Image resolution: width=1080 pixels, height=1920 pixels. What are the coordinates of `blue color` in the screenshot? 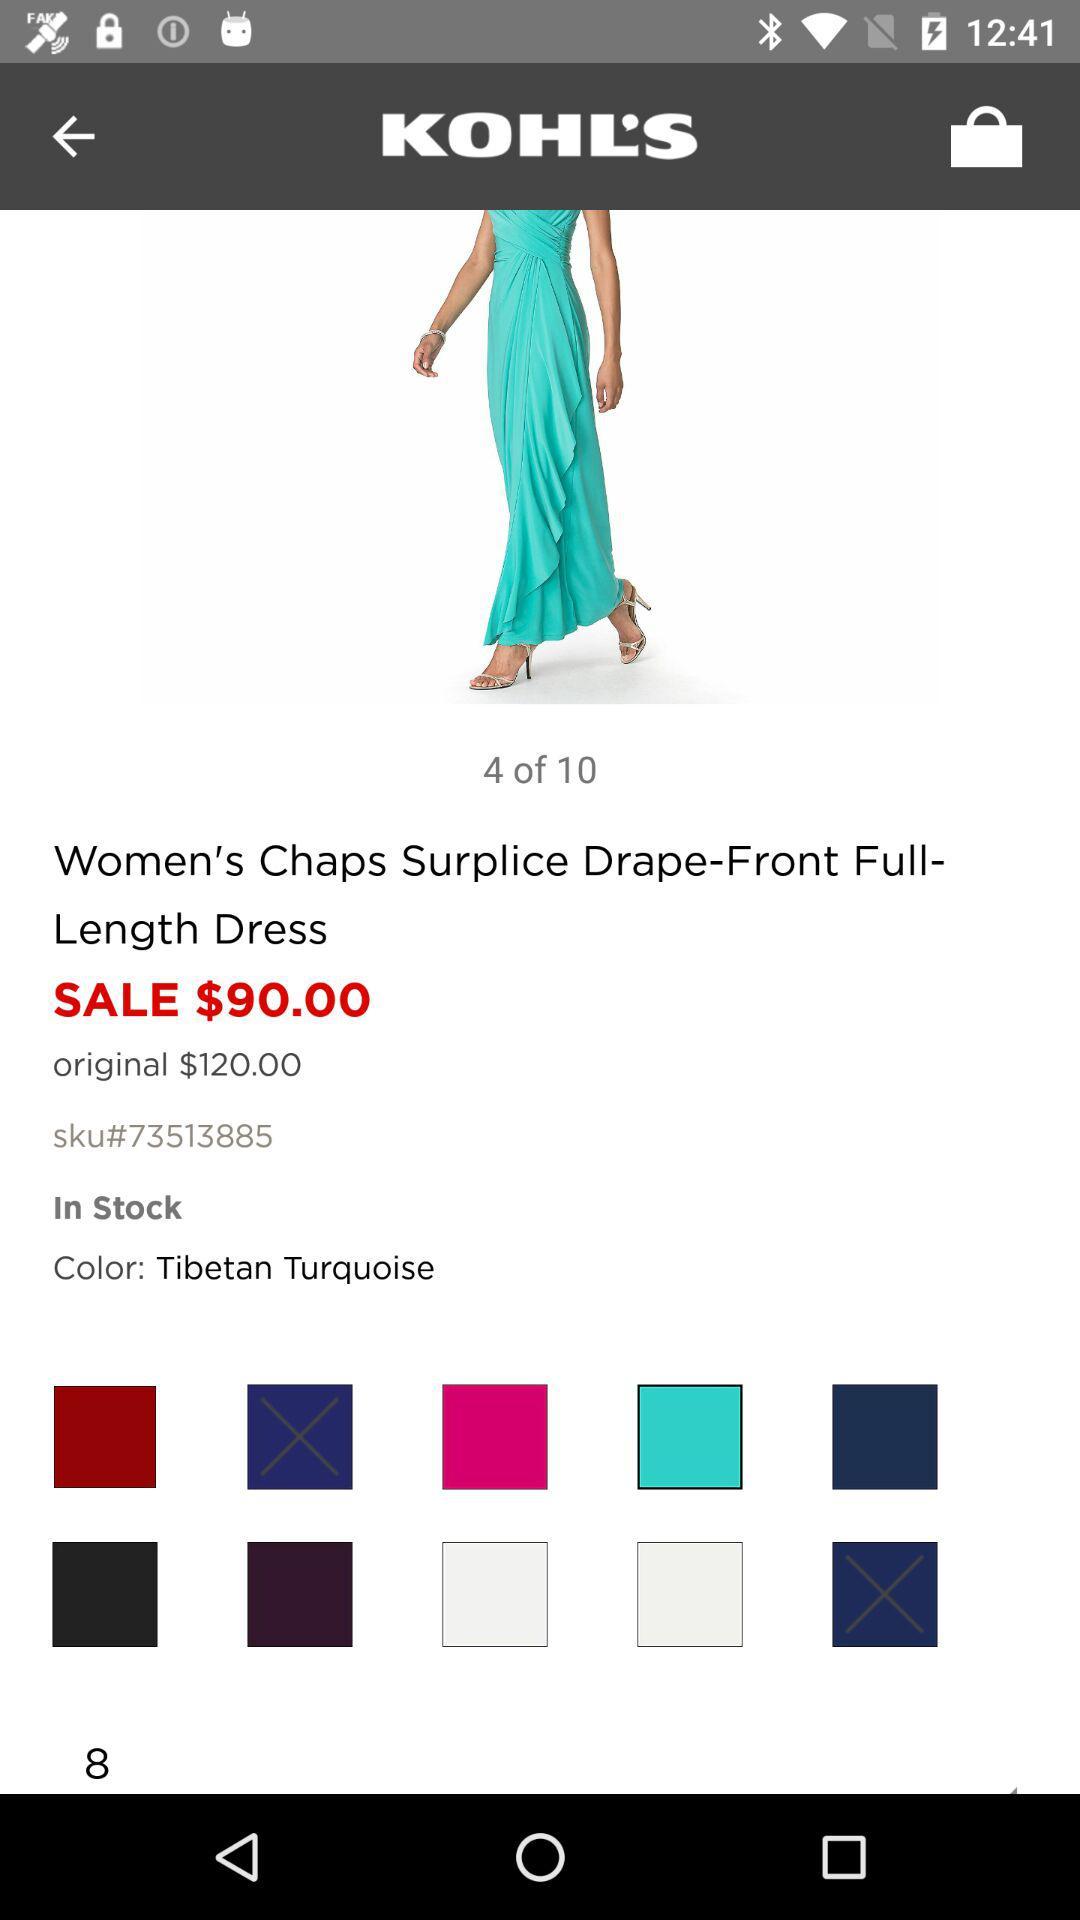 It's located at (883, 1435).